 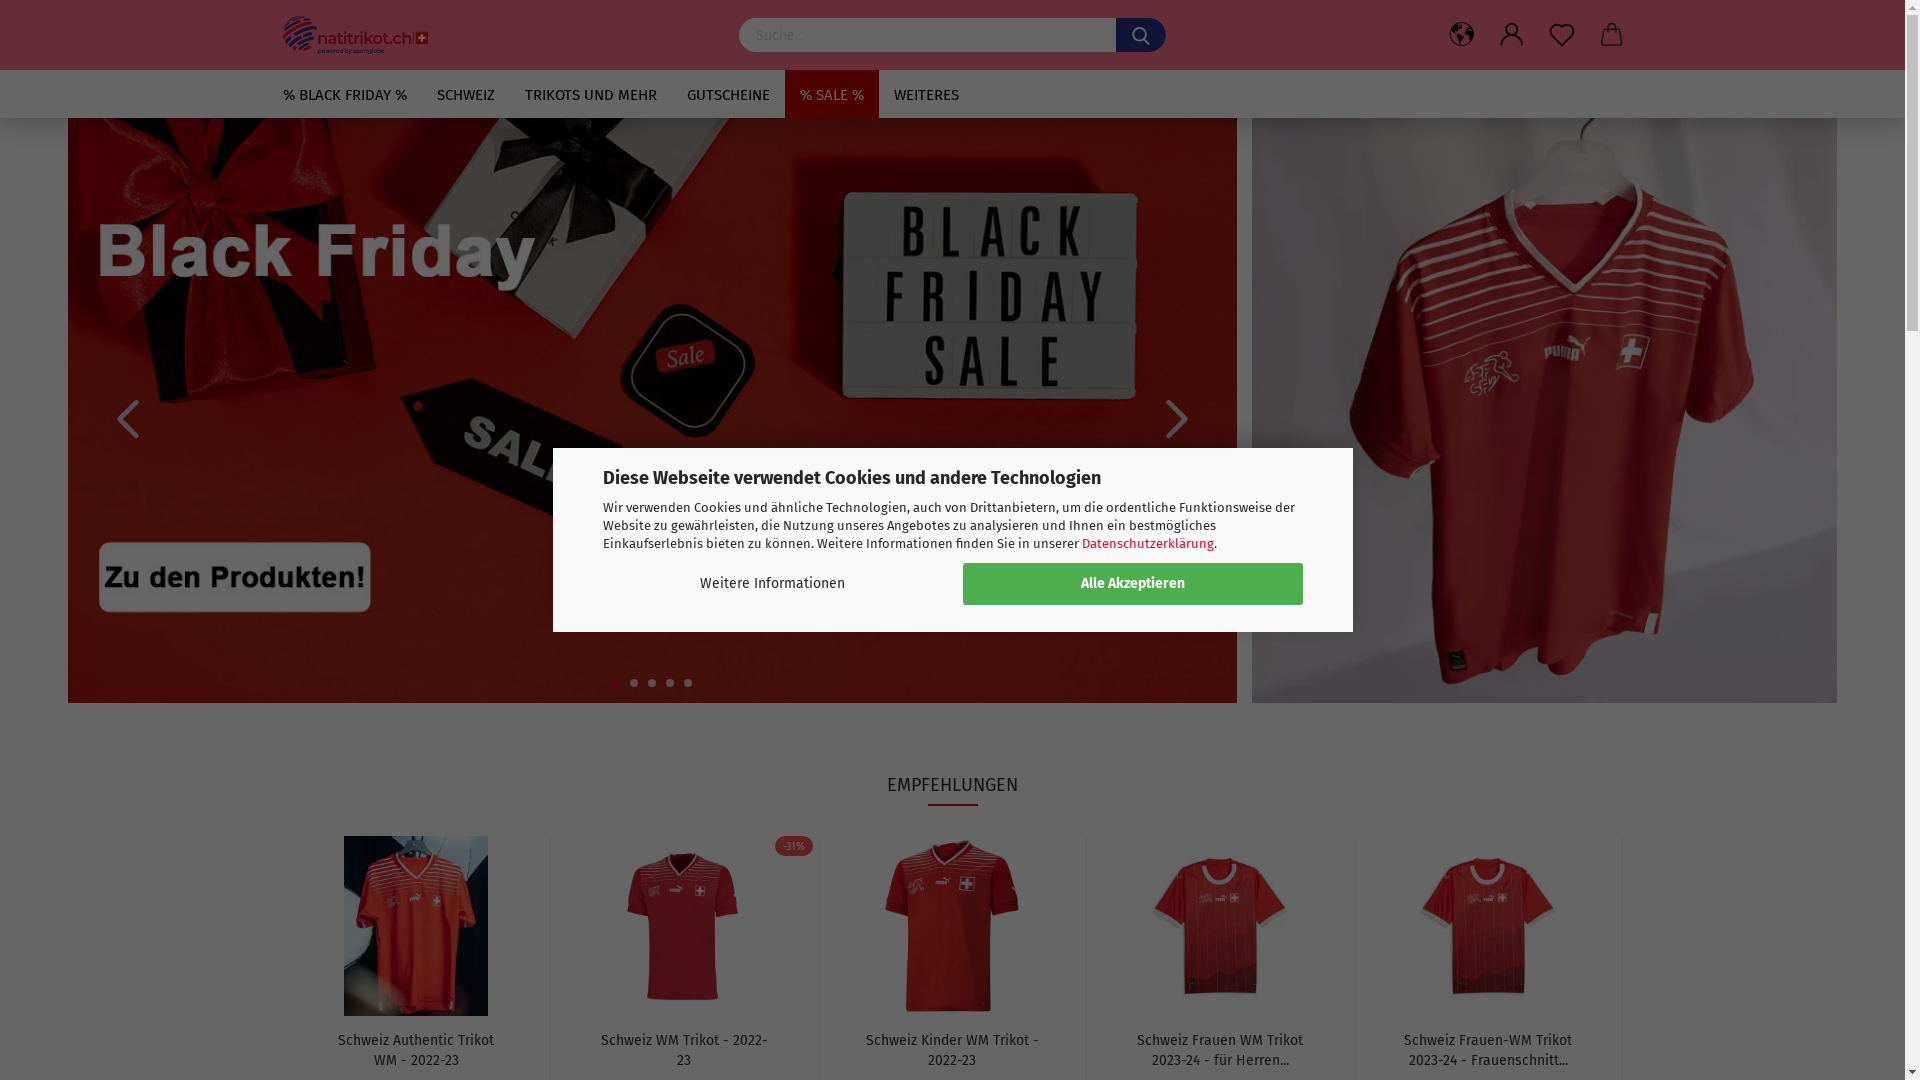 I want to click on 'Schweiz Frauen-WM Trikot 2023-24 - Frauenschnitt', so click(x=1487, y=925).